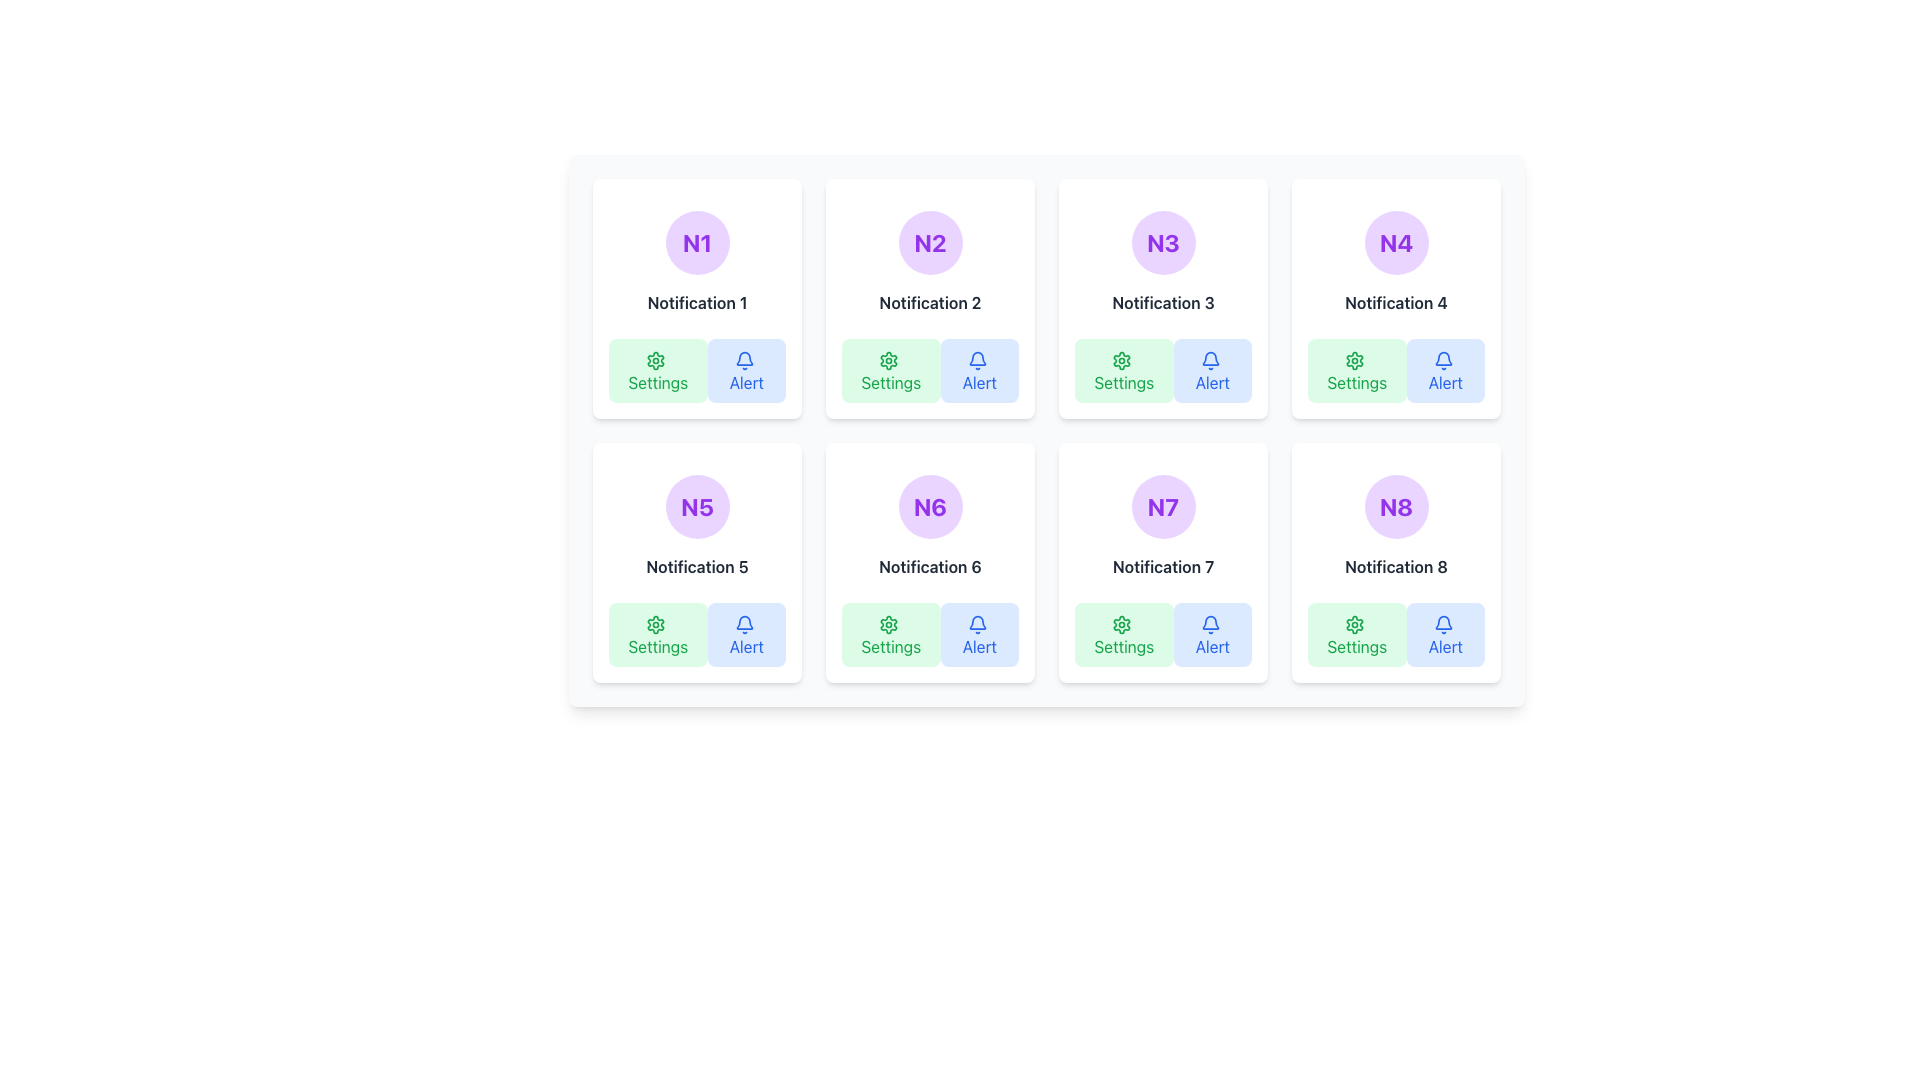 Image resolution: width=1920 pixels, height=1080 pixels. What do you see at coordinates (1355, 360) in the screenshot?
I see `the cog-shaped settings icon located in the bottom-left corner of the 'Notification 4' card` at bounding box center [1355, 360].